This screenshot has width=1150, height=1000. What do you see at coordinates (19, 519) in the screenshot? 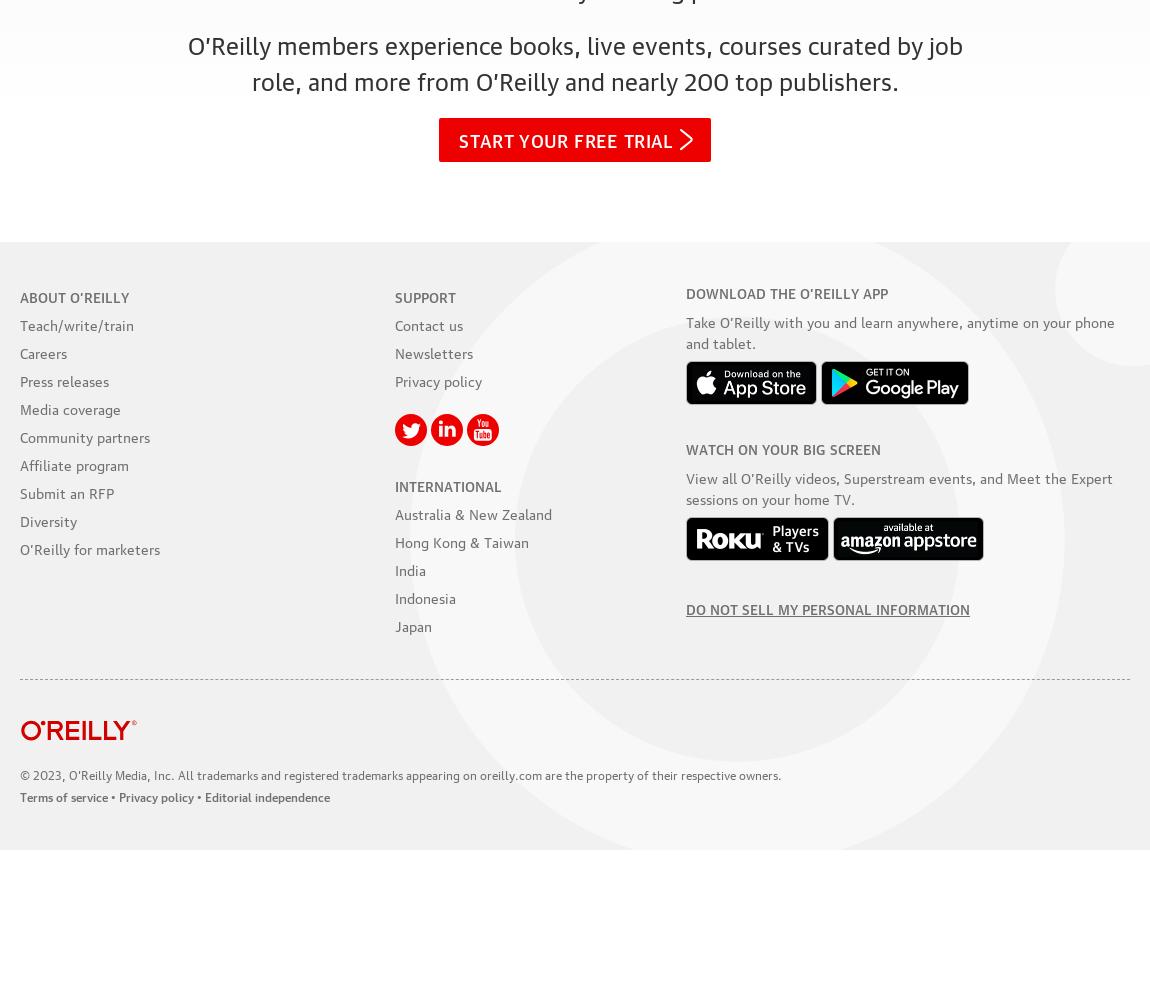
I see `'Diversity'` at bounding box center [19, 519].